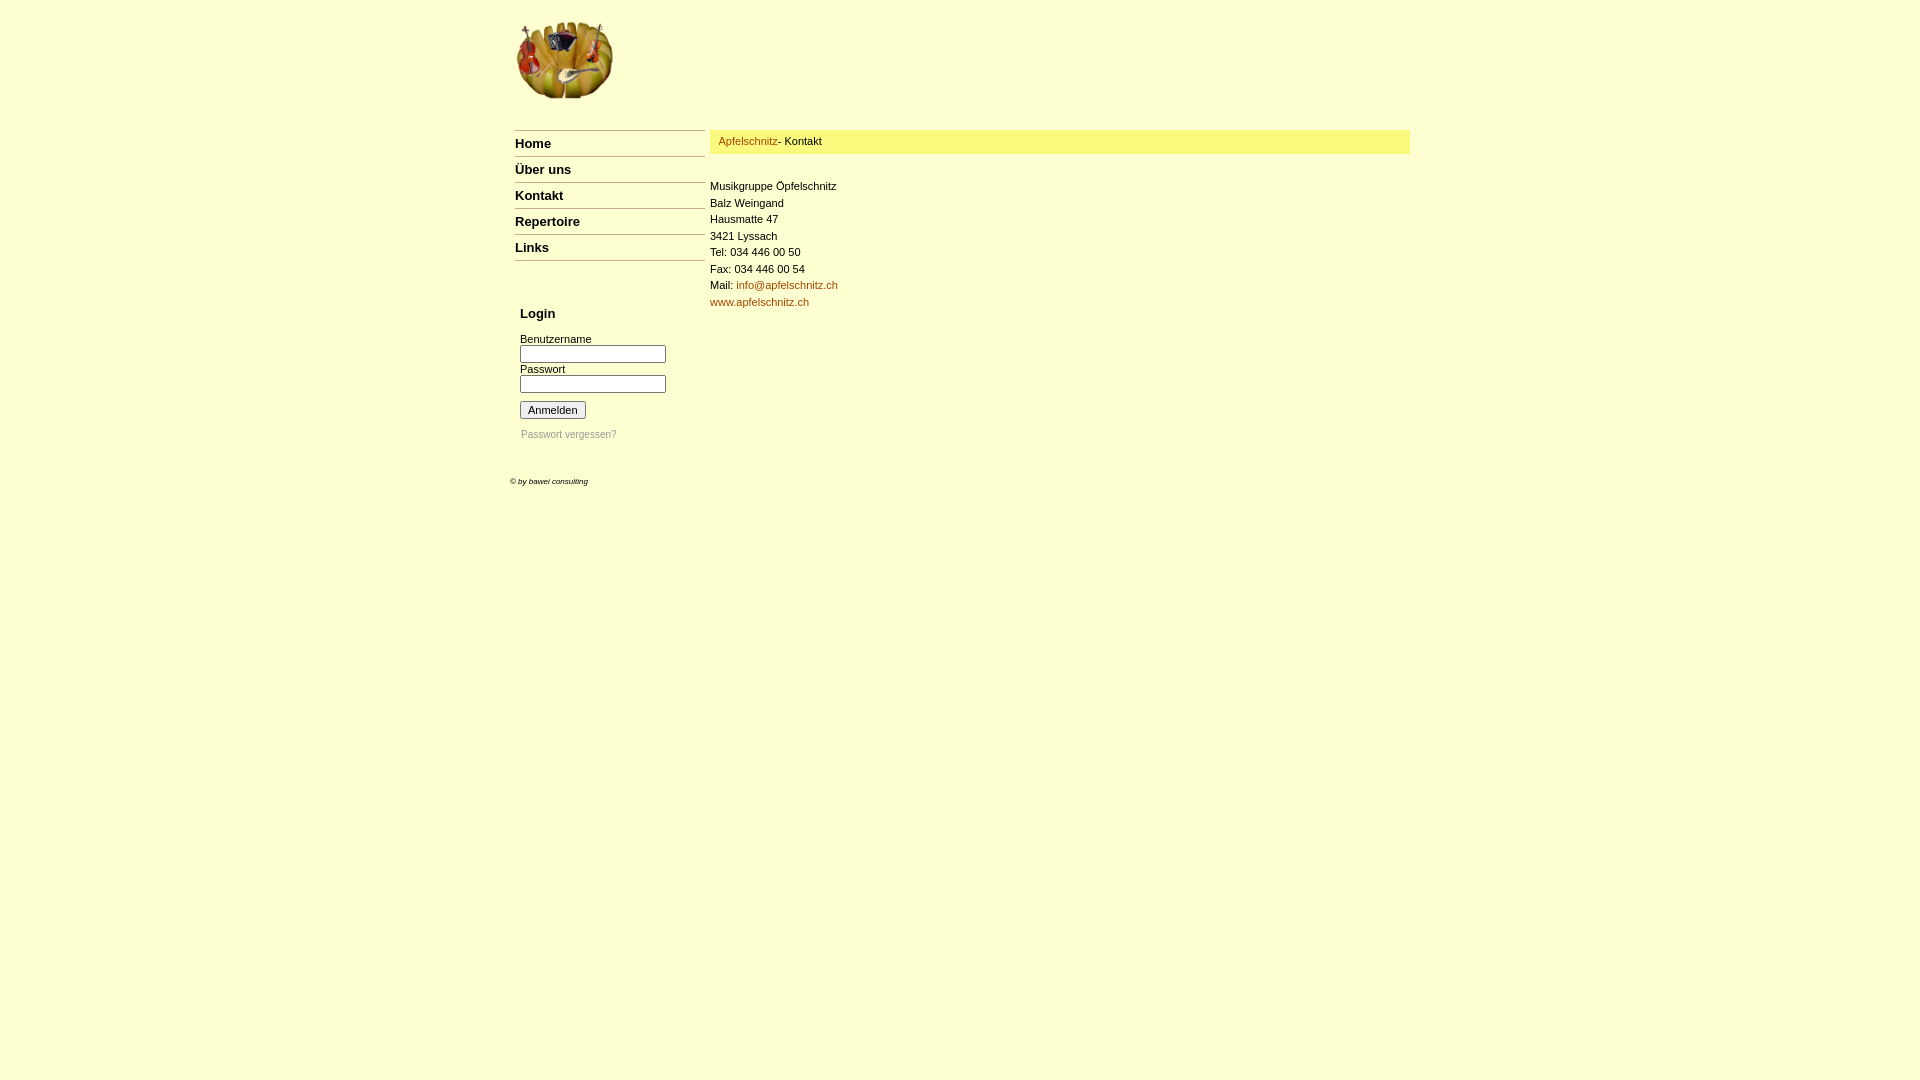 The image size is (1920, 1080). What do you see at coordinates (786, 285) in the screenshot?
I see `'info@apfelschnitz.ch'` at bounding box center [786, 285].